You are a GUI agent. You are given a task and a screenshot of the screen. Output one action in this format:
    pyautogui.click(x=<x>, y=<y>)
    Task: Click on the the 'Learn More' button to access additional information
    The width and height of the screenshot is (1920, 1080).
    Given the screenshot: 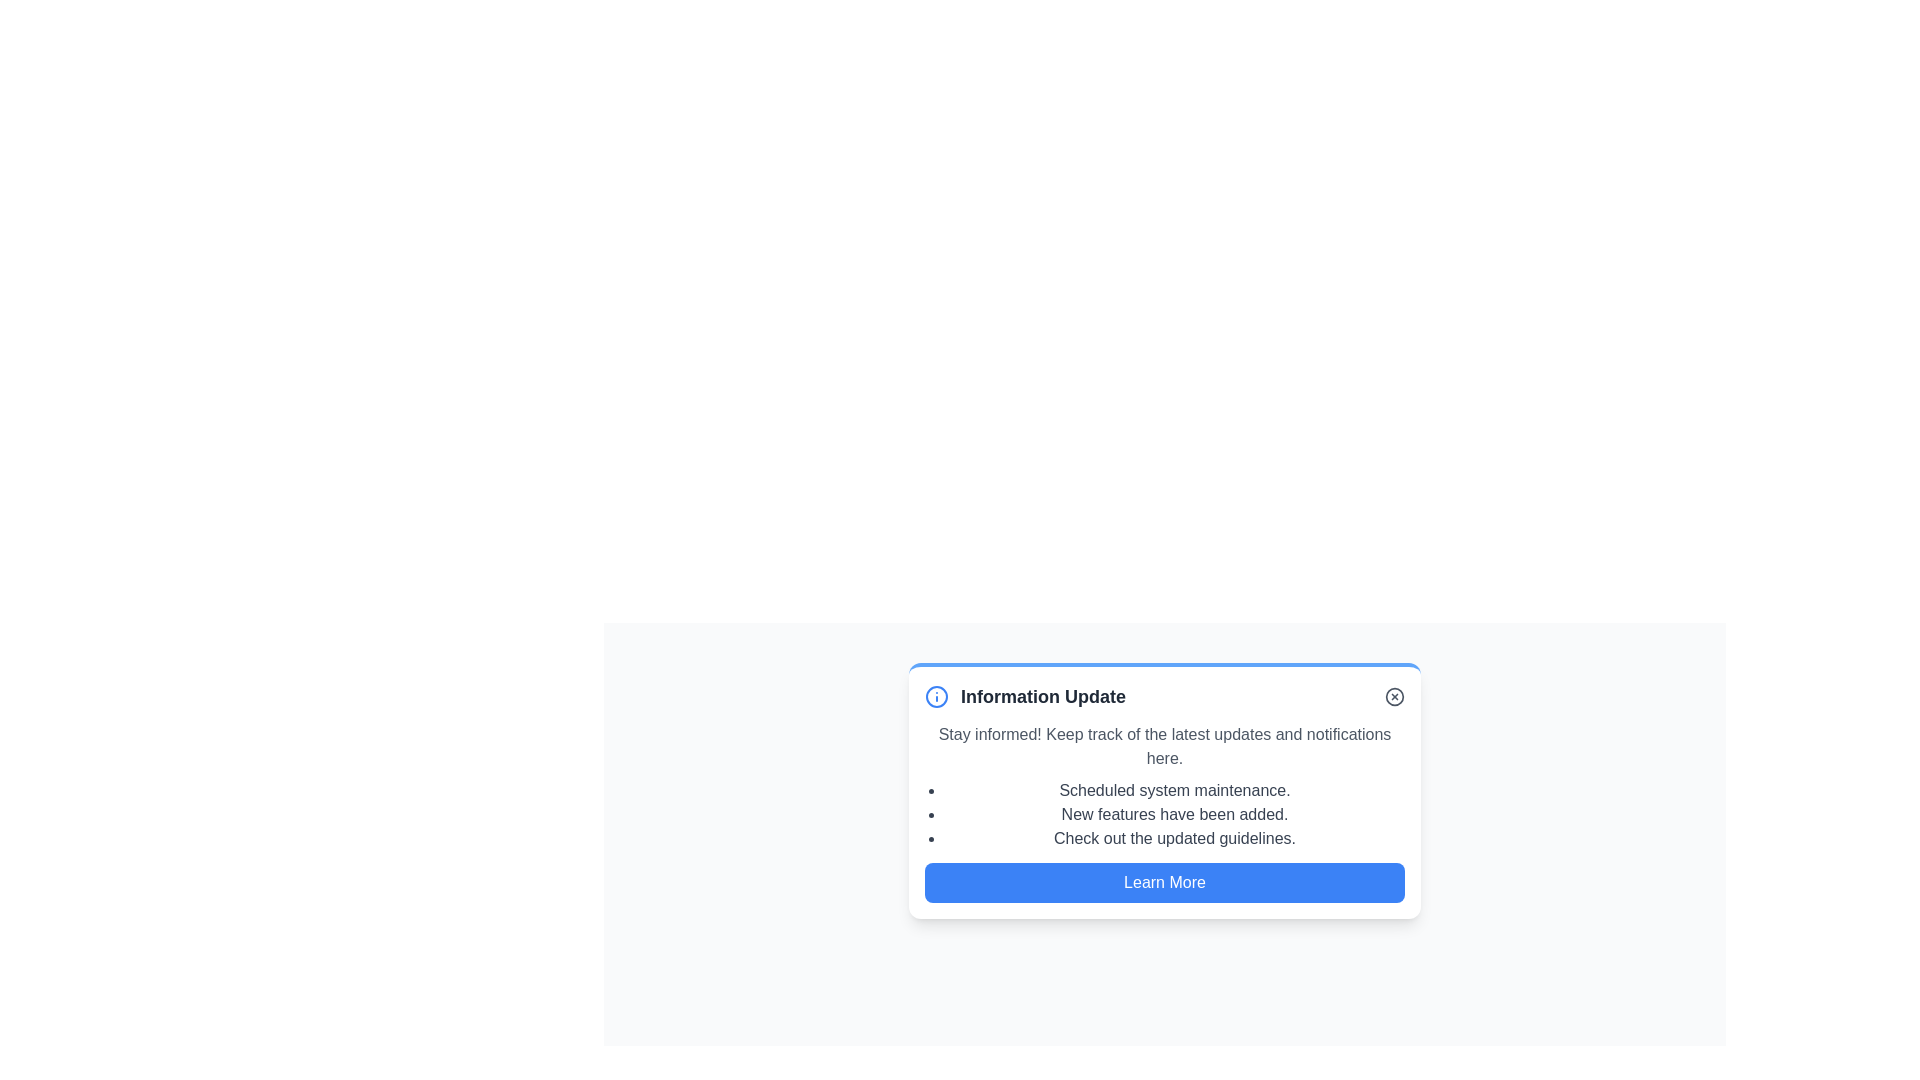 What is the action you would take?
    pyautogui.click(x=1165, y=882)
    